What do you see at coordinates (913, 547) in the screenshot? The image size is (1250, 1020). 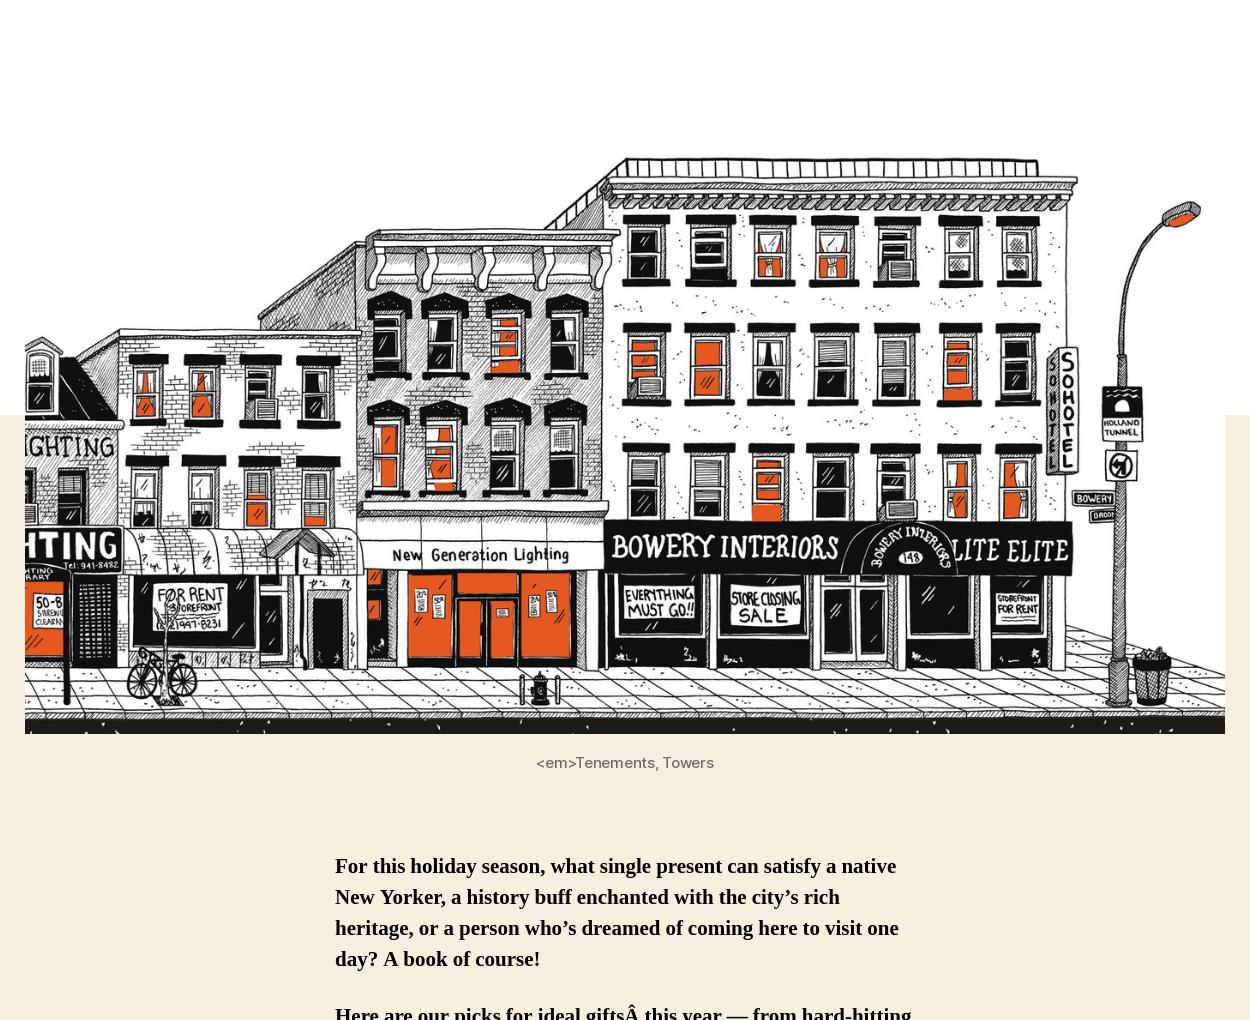 I see `'Looking for the latest episode of our podcasts? Listen now on iTunes to'` at bounding box center [913, 547].